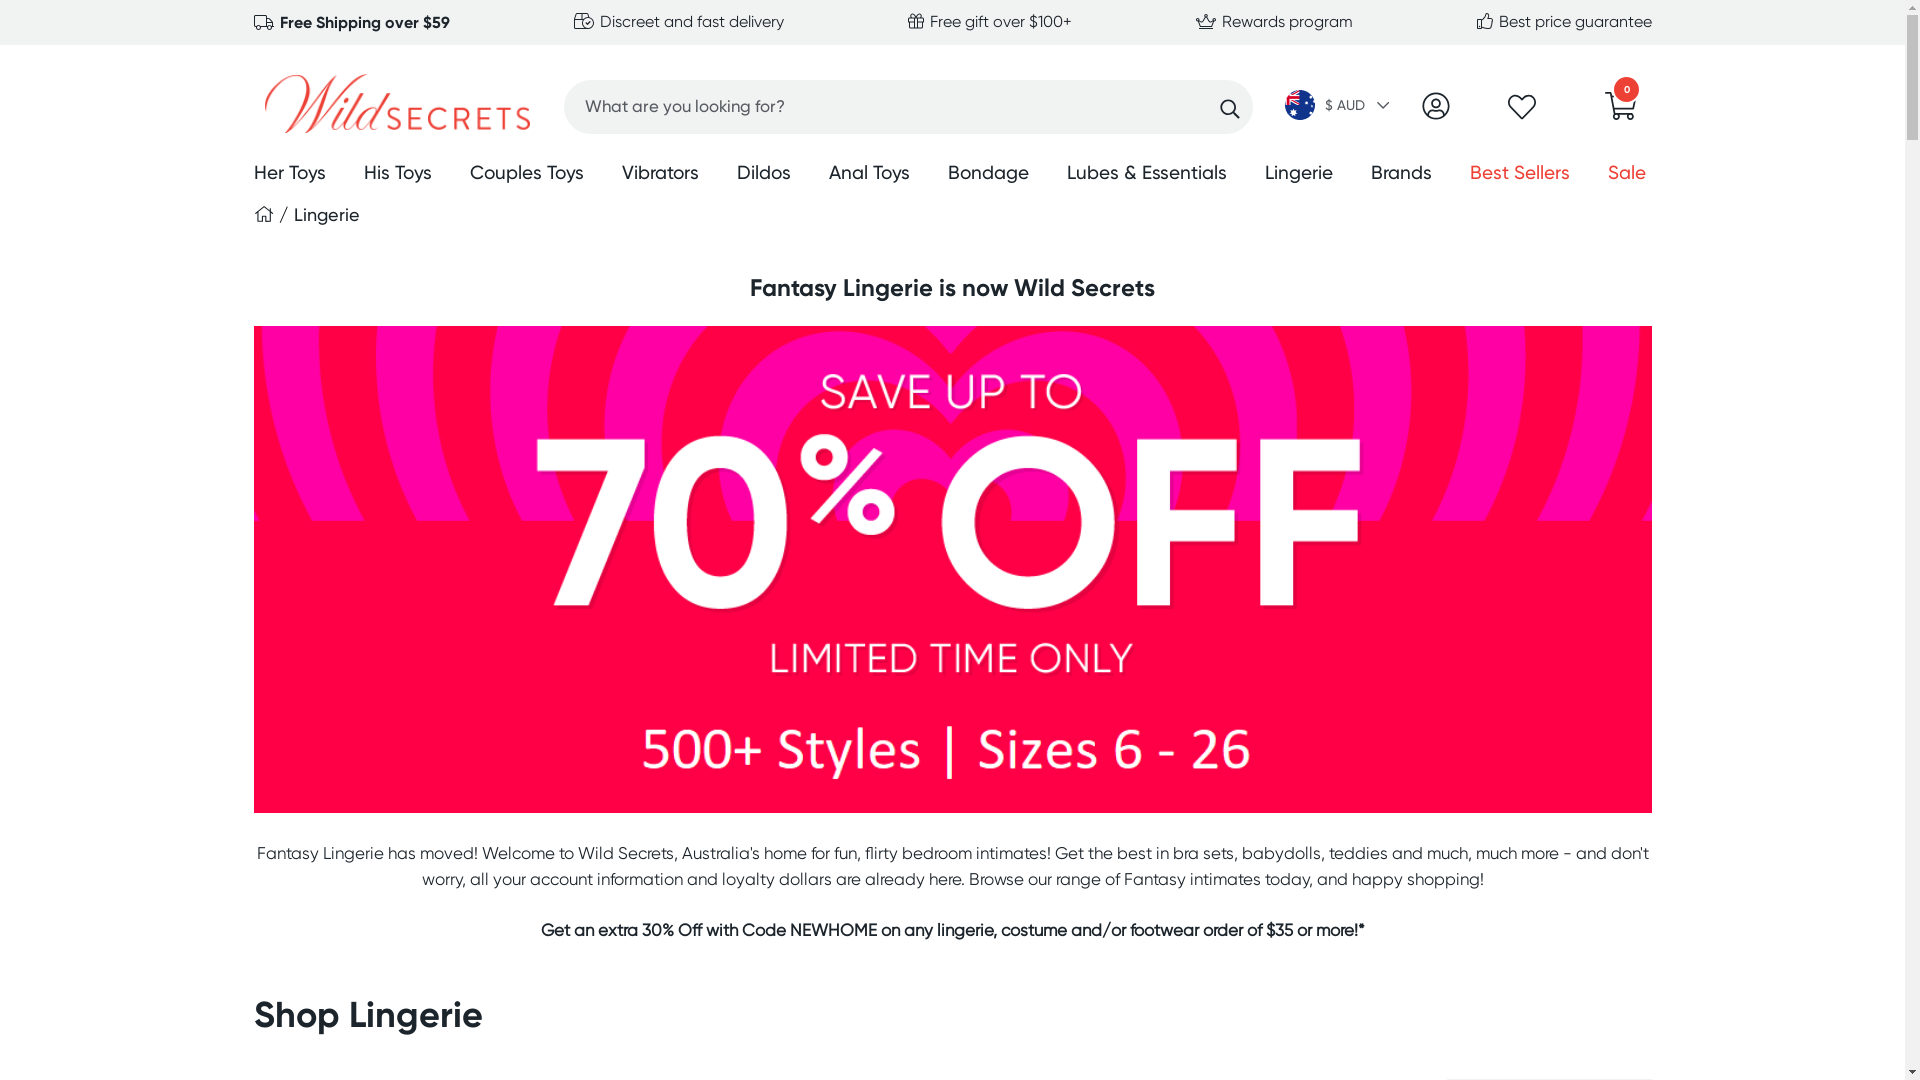 This screenshot has width=1920, height=1080. What do you see at coordinates (1064, 173) in the screenshot?
I see `'Lubes & Essentials'` at bounding box center [1064, 173].